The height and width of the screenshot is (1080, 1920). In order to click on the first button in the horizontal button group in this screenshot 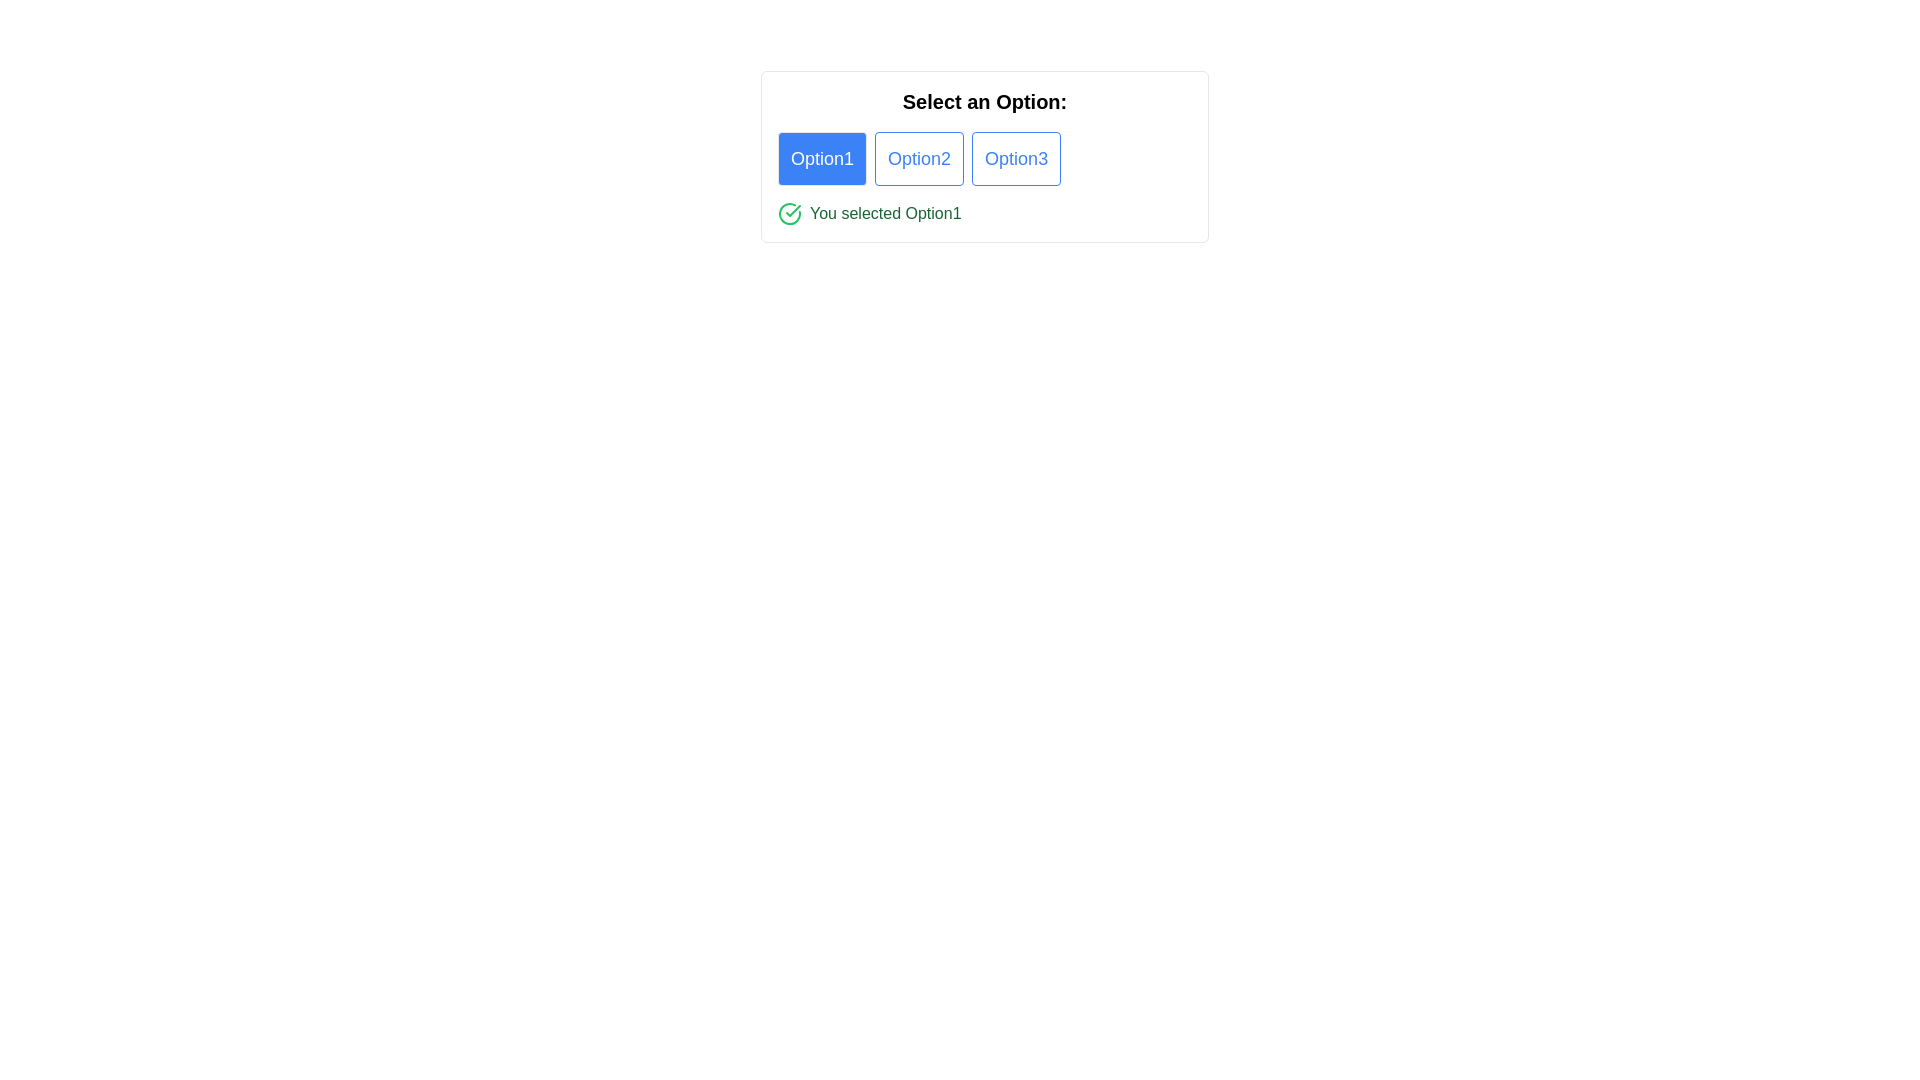, I will do `click(822, 157)`.